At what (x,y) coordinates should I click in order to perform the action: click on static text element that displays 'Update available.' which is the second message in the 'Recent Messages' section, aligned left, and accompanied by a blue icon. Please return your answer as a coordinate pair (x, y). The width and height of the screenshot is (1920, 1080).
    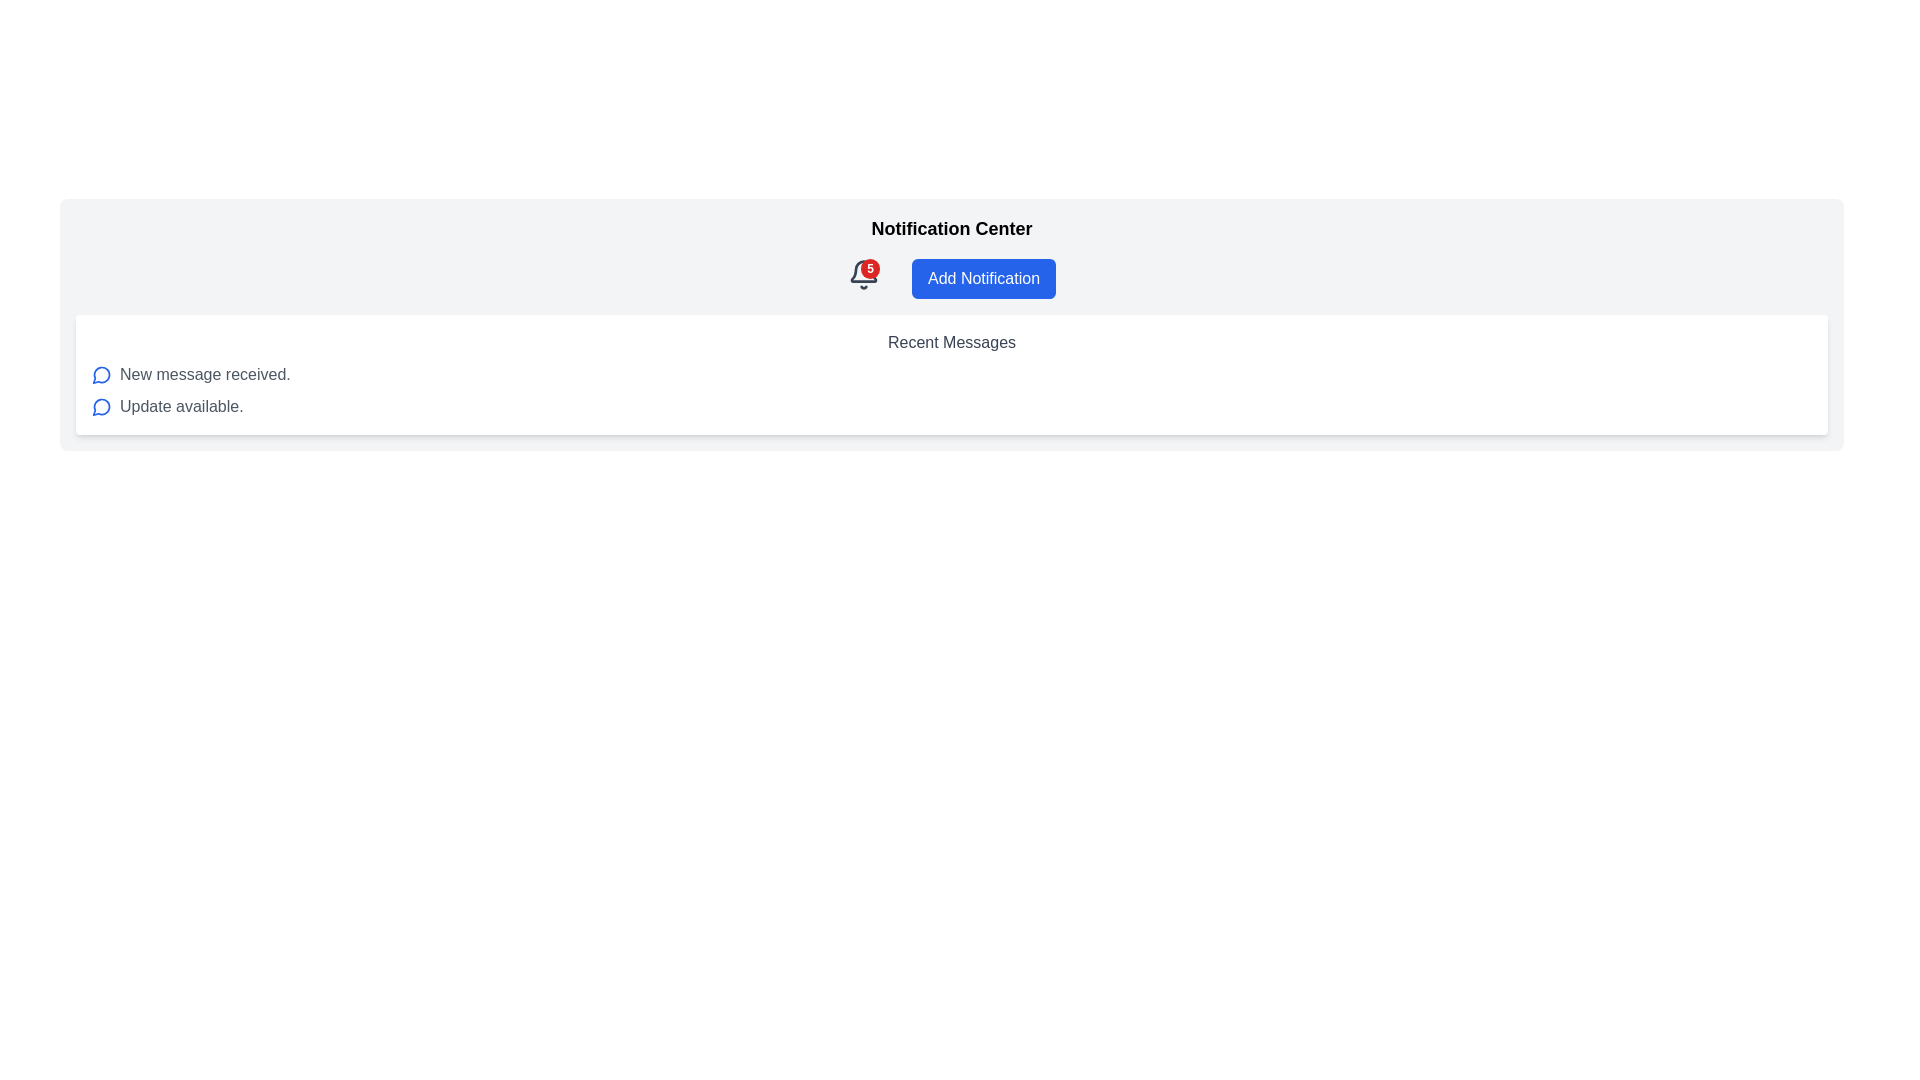
    Looking at the image, I should click on (181, 406).